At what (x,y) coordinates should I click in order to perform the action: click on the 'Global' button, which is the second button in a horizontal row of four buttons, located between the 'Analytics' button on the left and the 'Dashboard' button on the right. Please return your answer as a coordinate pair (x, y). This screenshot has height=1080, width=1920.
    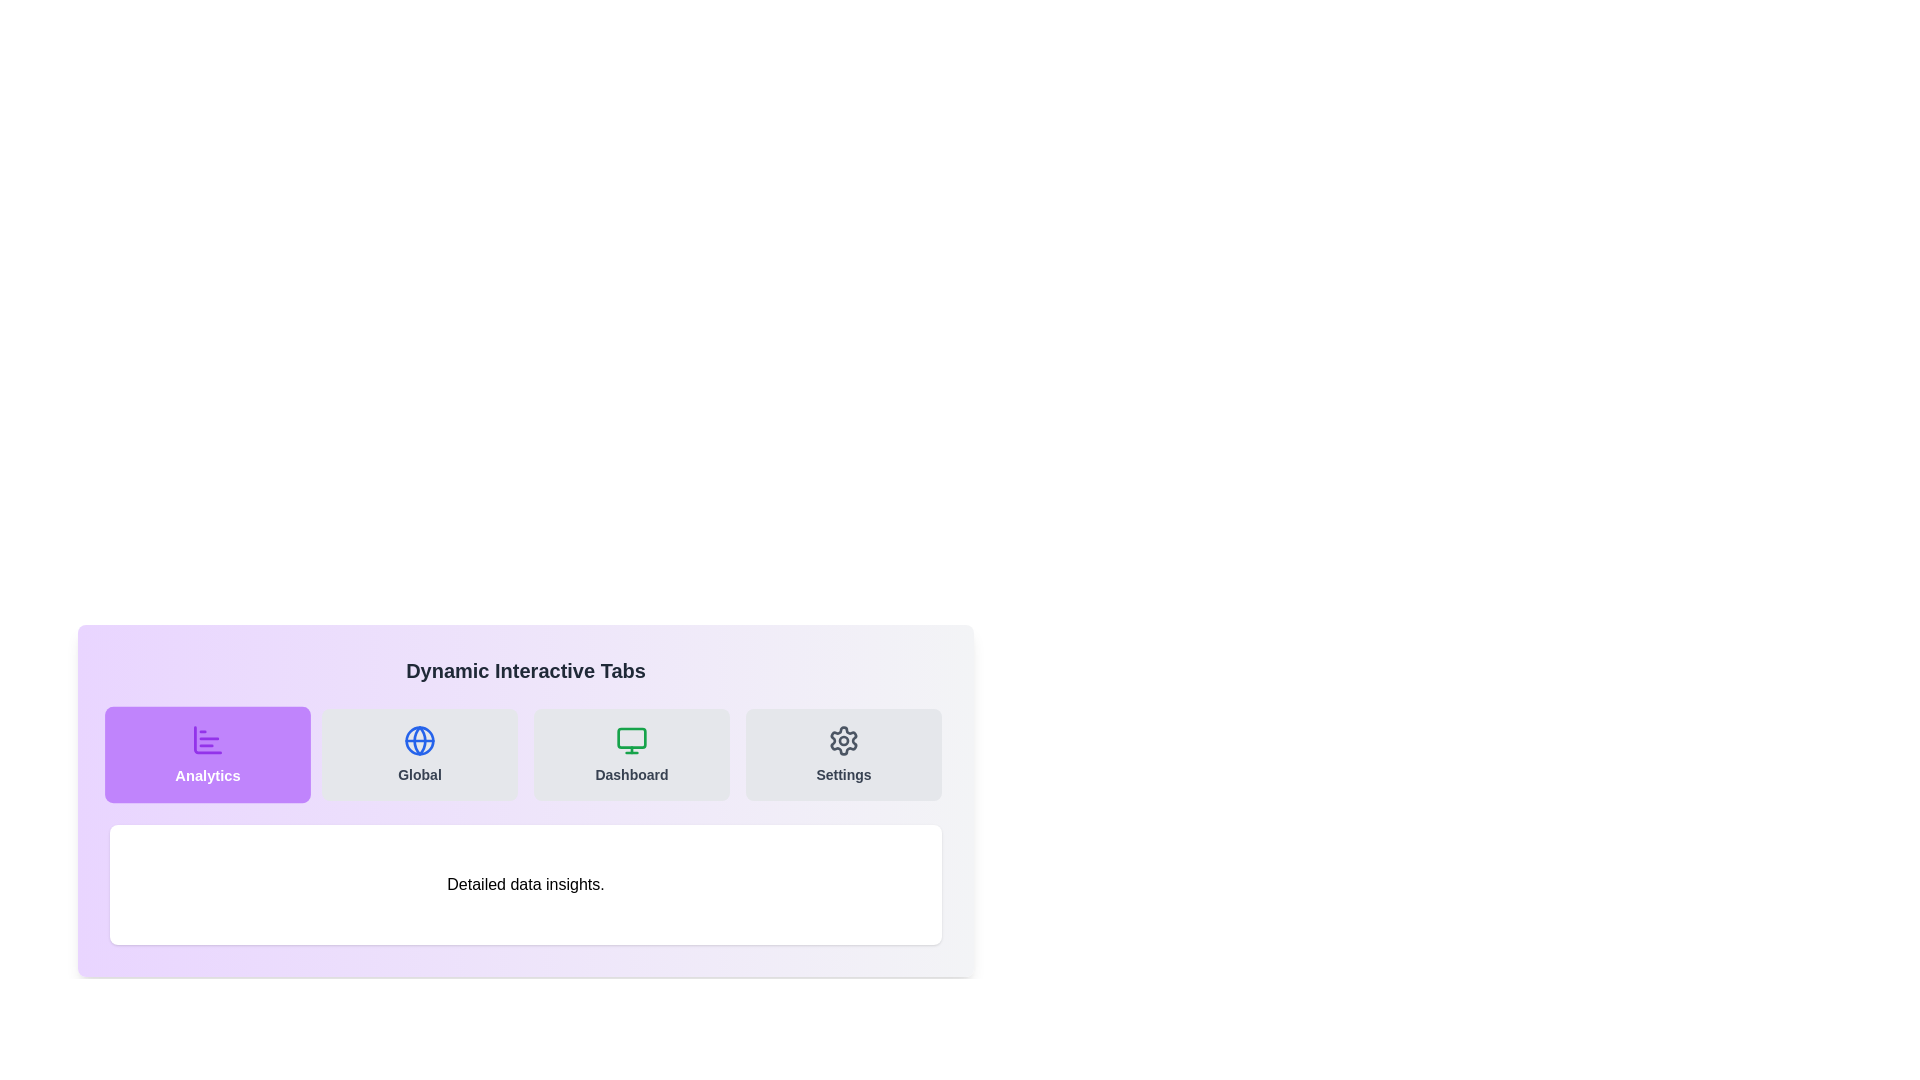
    Looking at the image, I should click on (419, 755).